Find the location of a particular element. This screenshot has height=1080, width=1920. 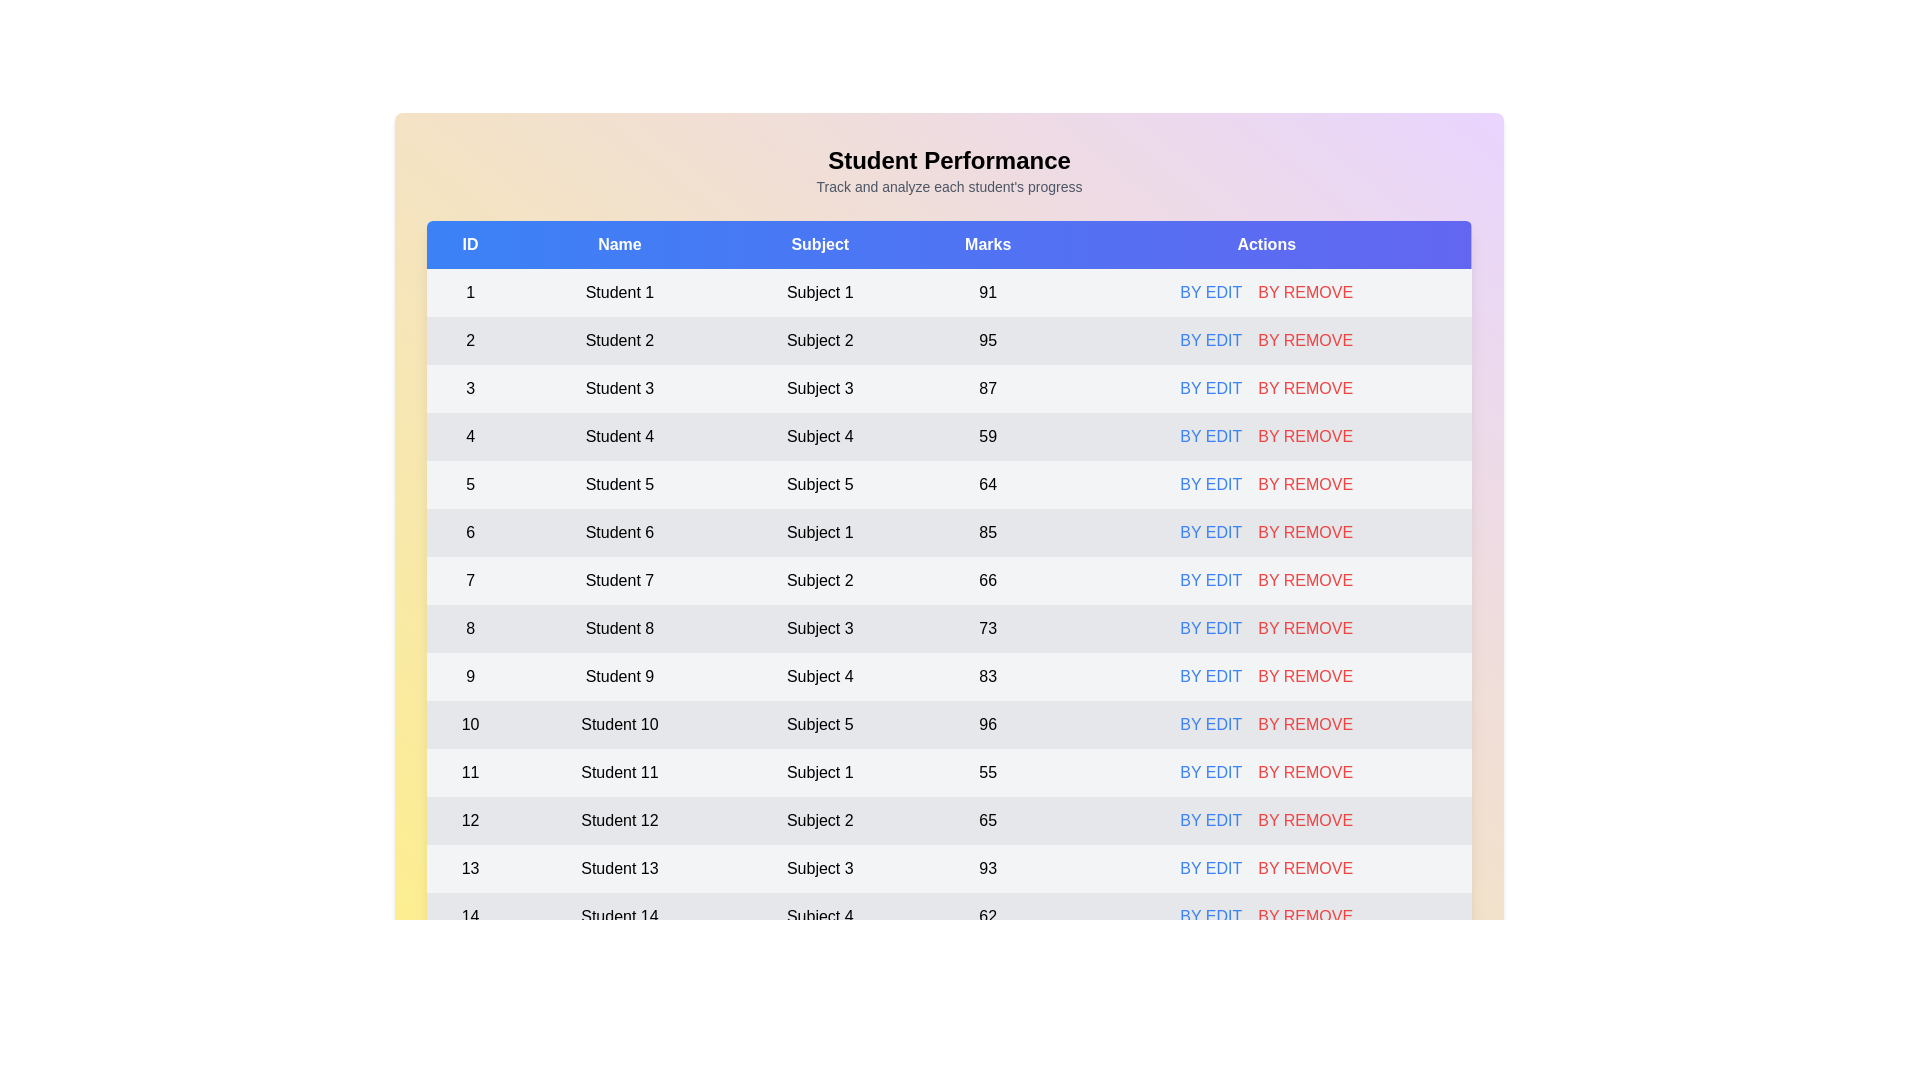

the table header to sort by Subject is located at coordinates (820, 244).